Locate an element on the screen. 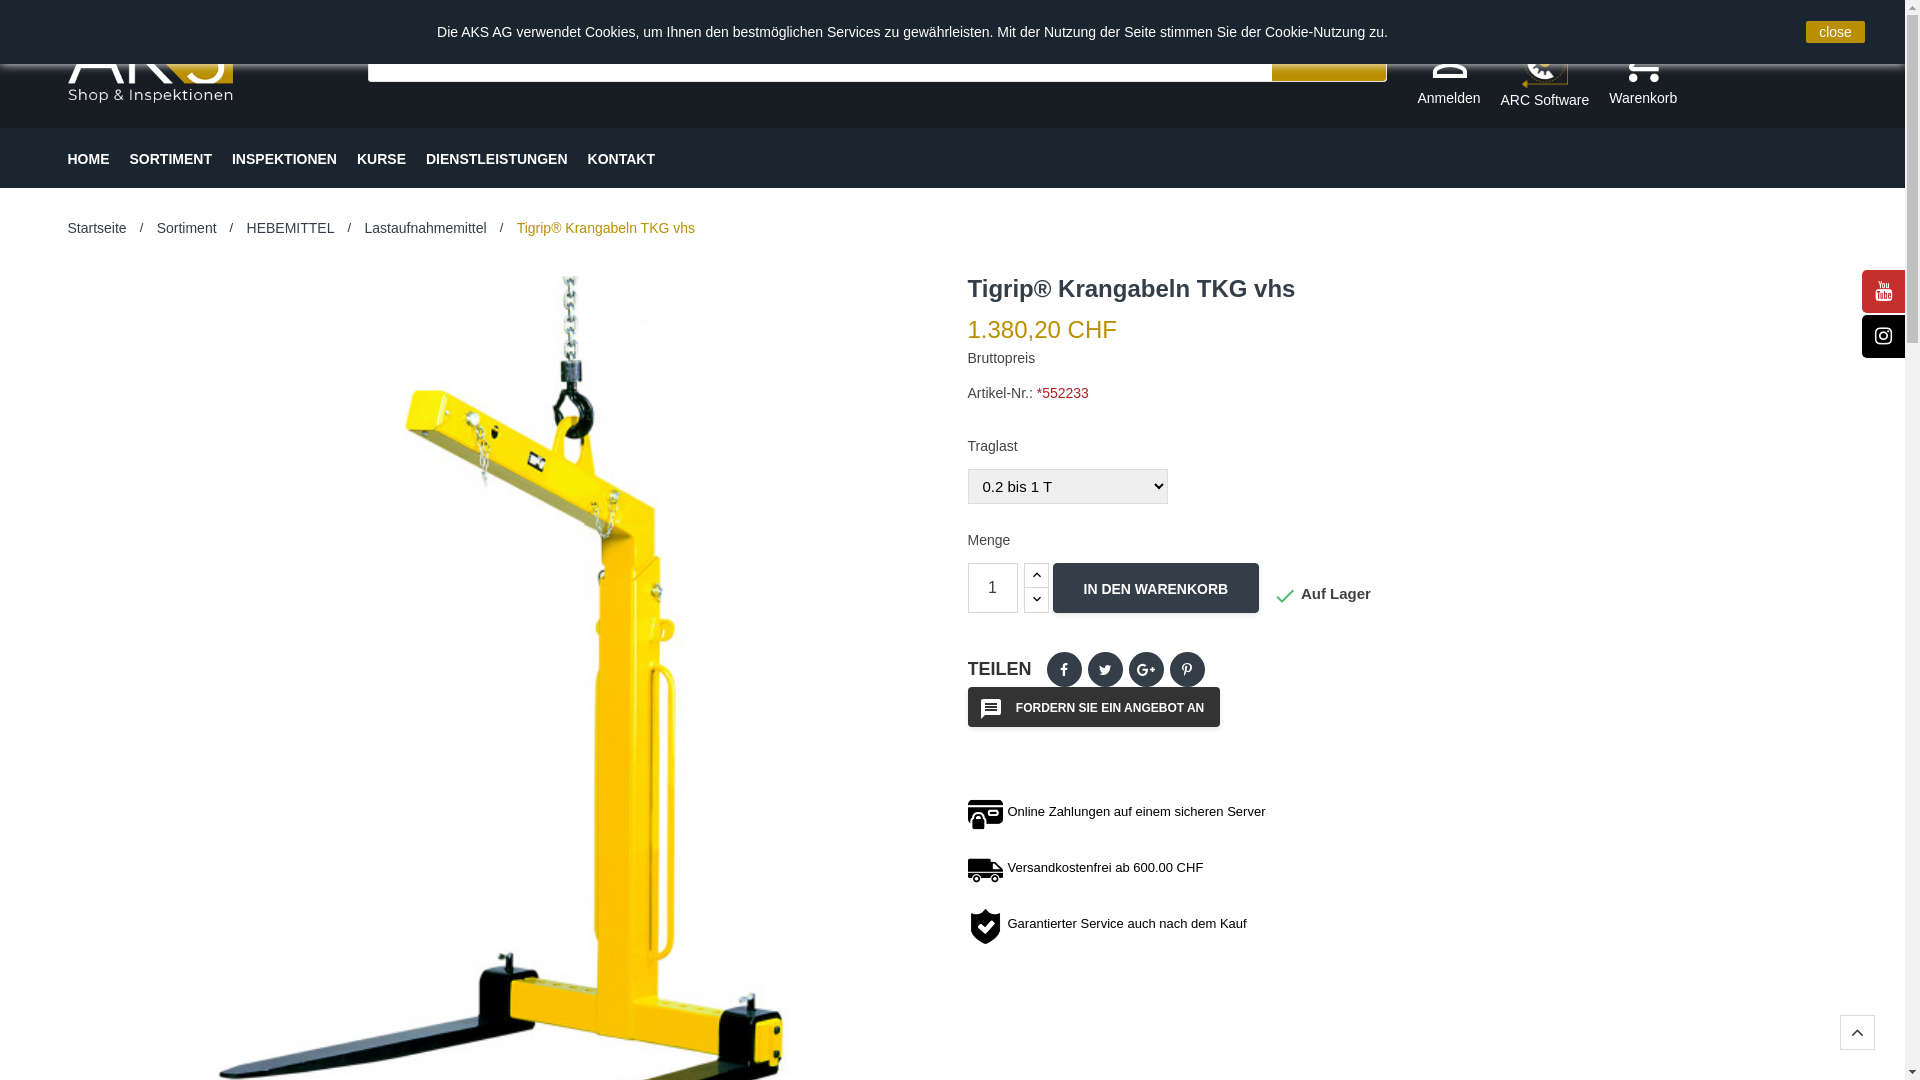  'Lastaufnahmemittel' is located at coordinates (424, 226).